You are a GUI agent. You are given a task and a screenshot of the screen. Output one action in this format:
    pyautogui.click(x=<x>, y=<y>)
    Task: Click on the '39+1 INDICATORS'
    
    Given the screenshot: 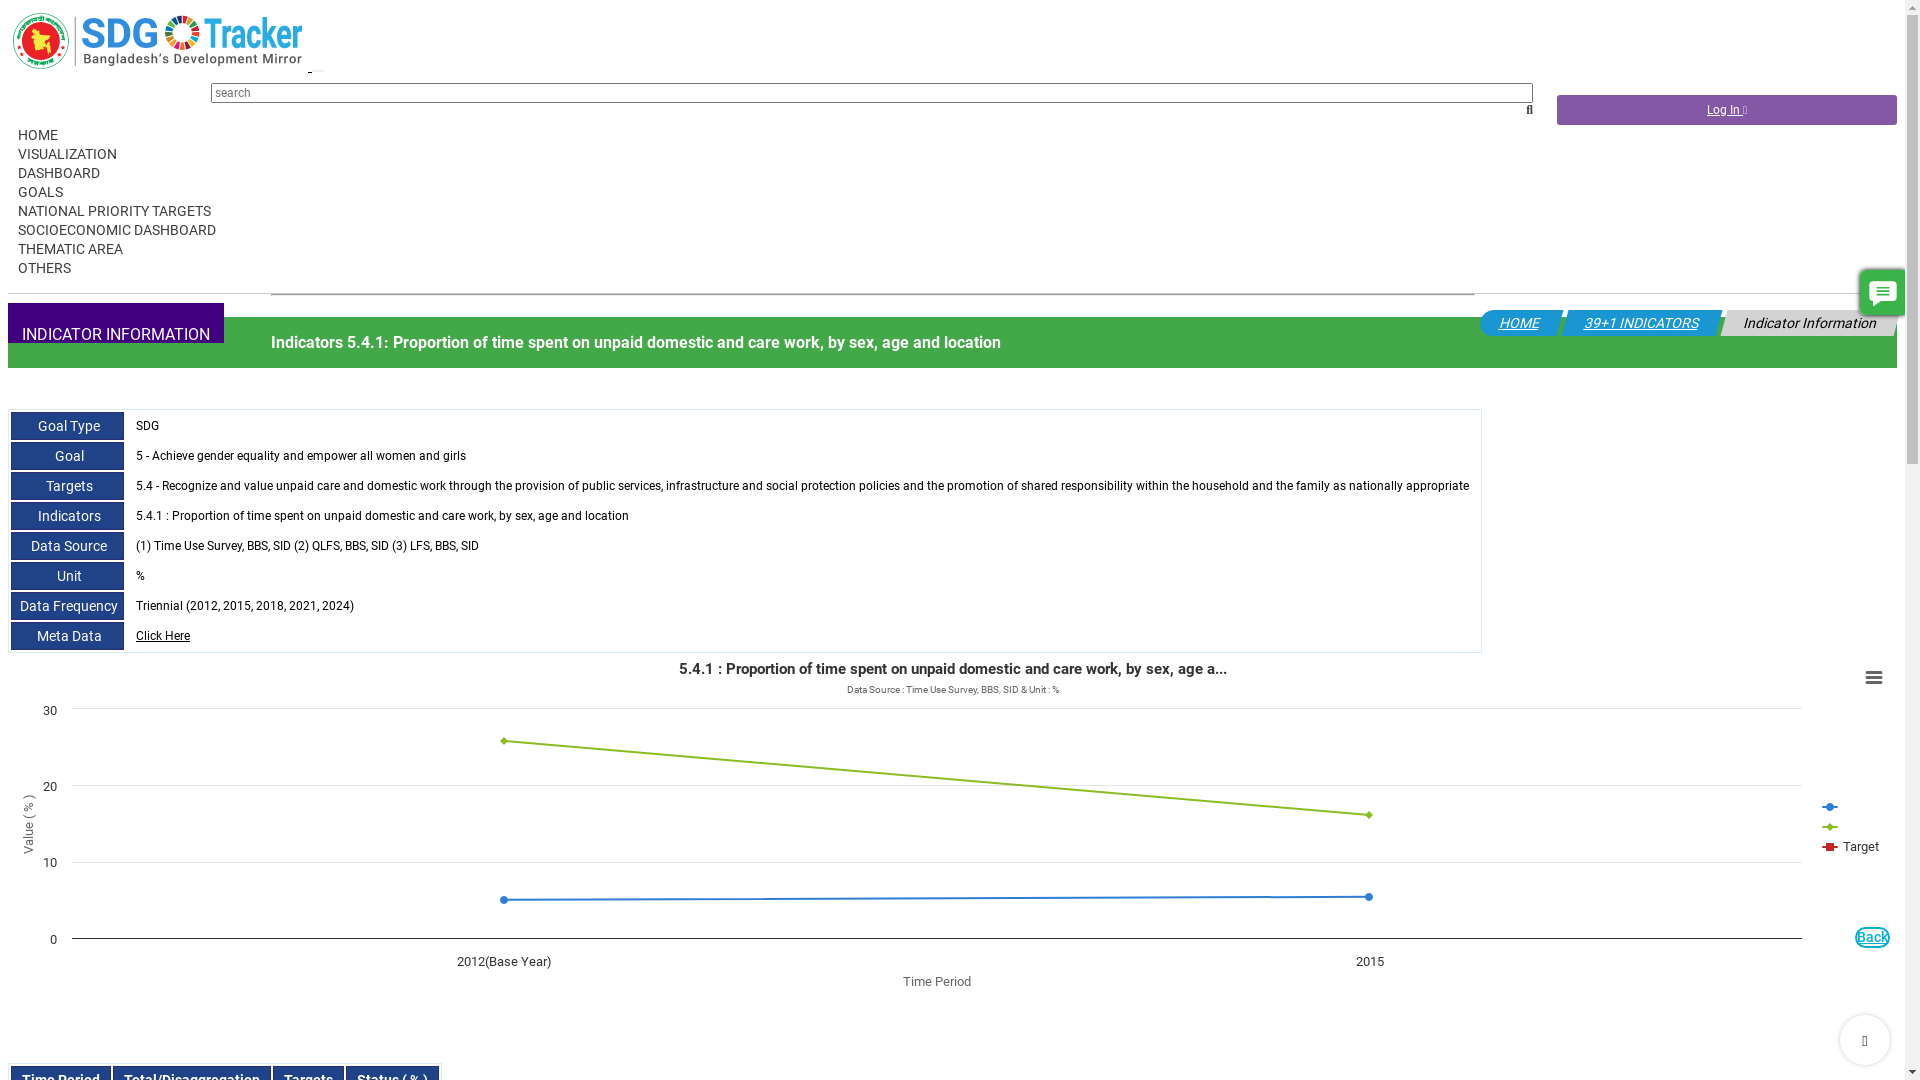 What is the action you would take?
    pyautogui.click(x=1640, y=322)
    